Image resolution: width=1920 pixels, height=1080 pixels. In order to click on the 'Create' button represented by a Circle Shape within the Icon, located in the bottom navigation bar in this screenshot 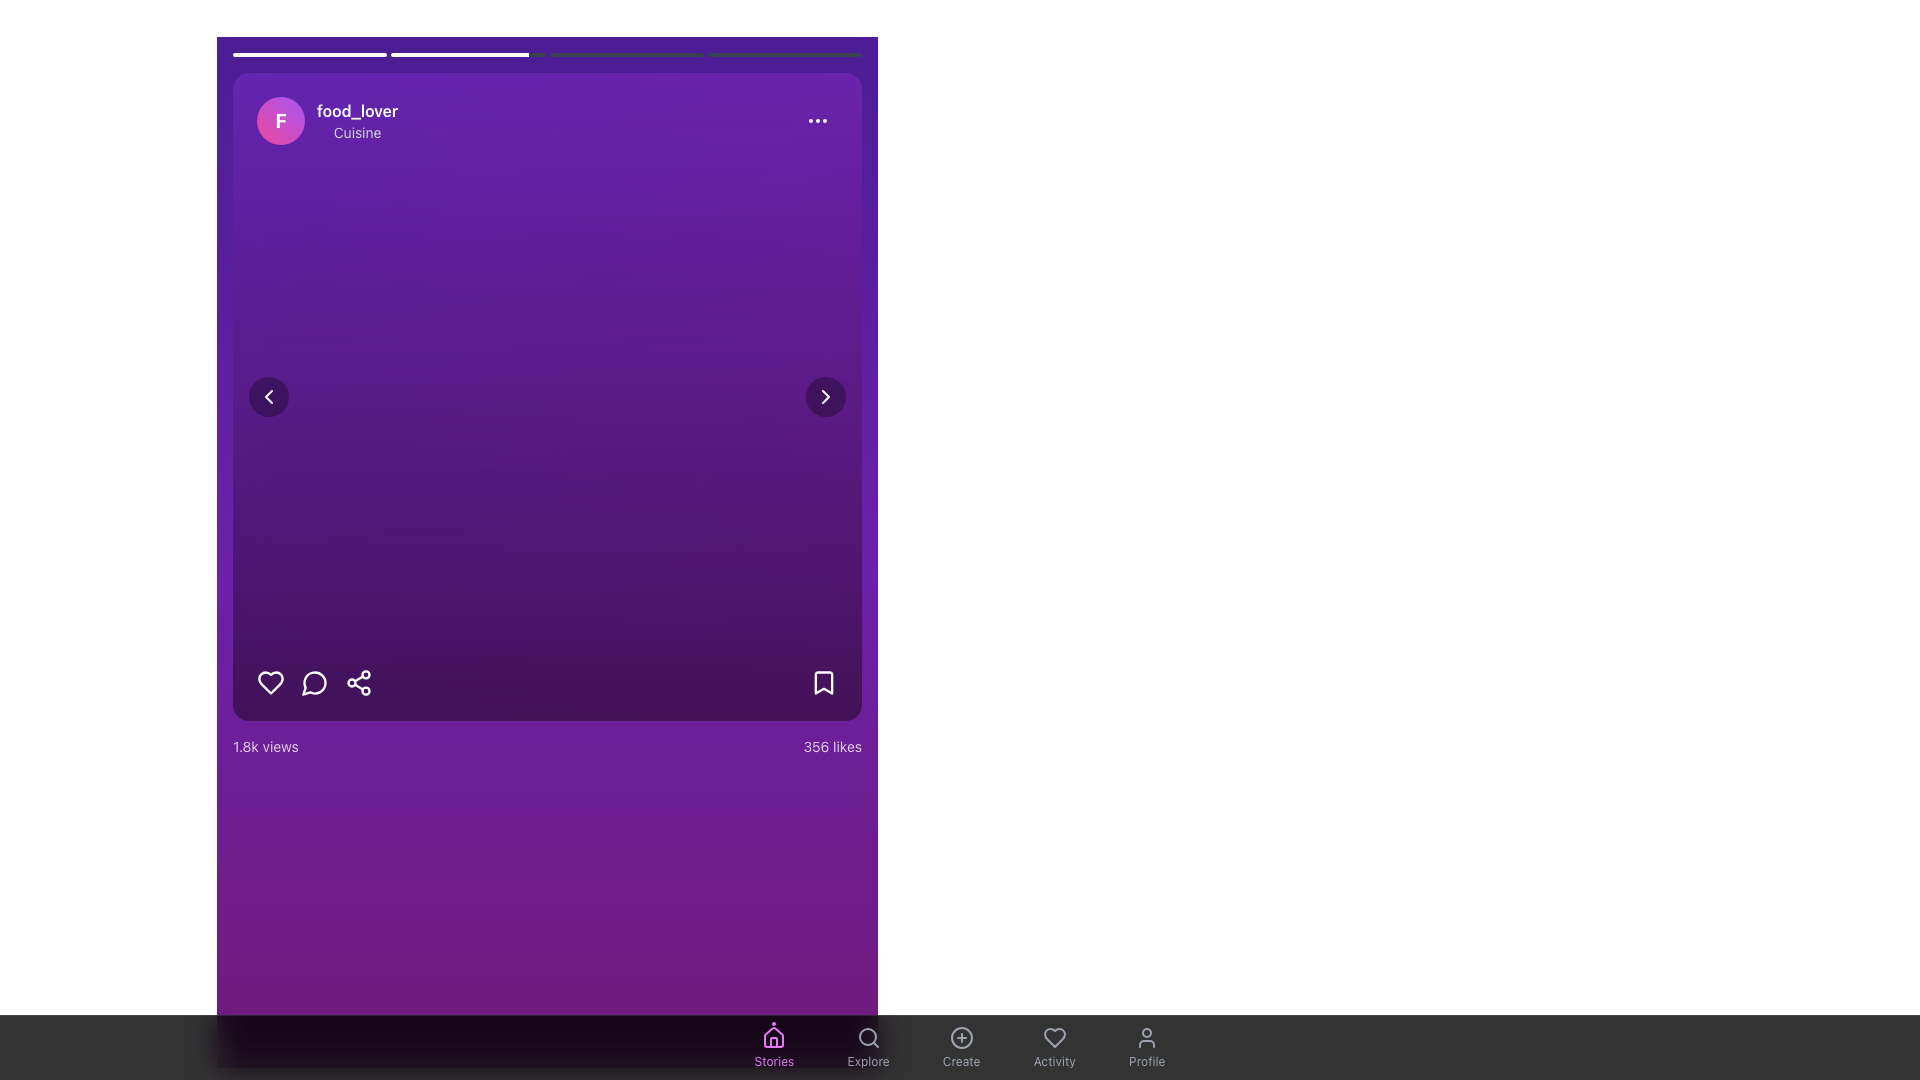, I will do `click(961, 1036)`.